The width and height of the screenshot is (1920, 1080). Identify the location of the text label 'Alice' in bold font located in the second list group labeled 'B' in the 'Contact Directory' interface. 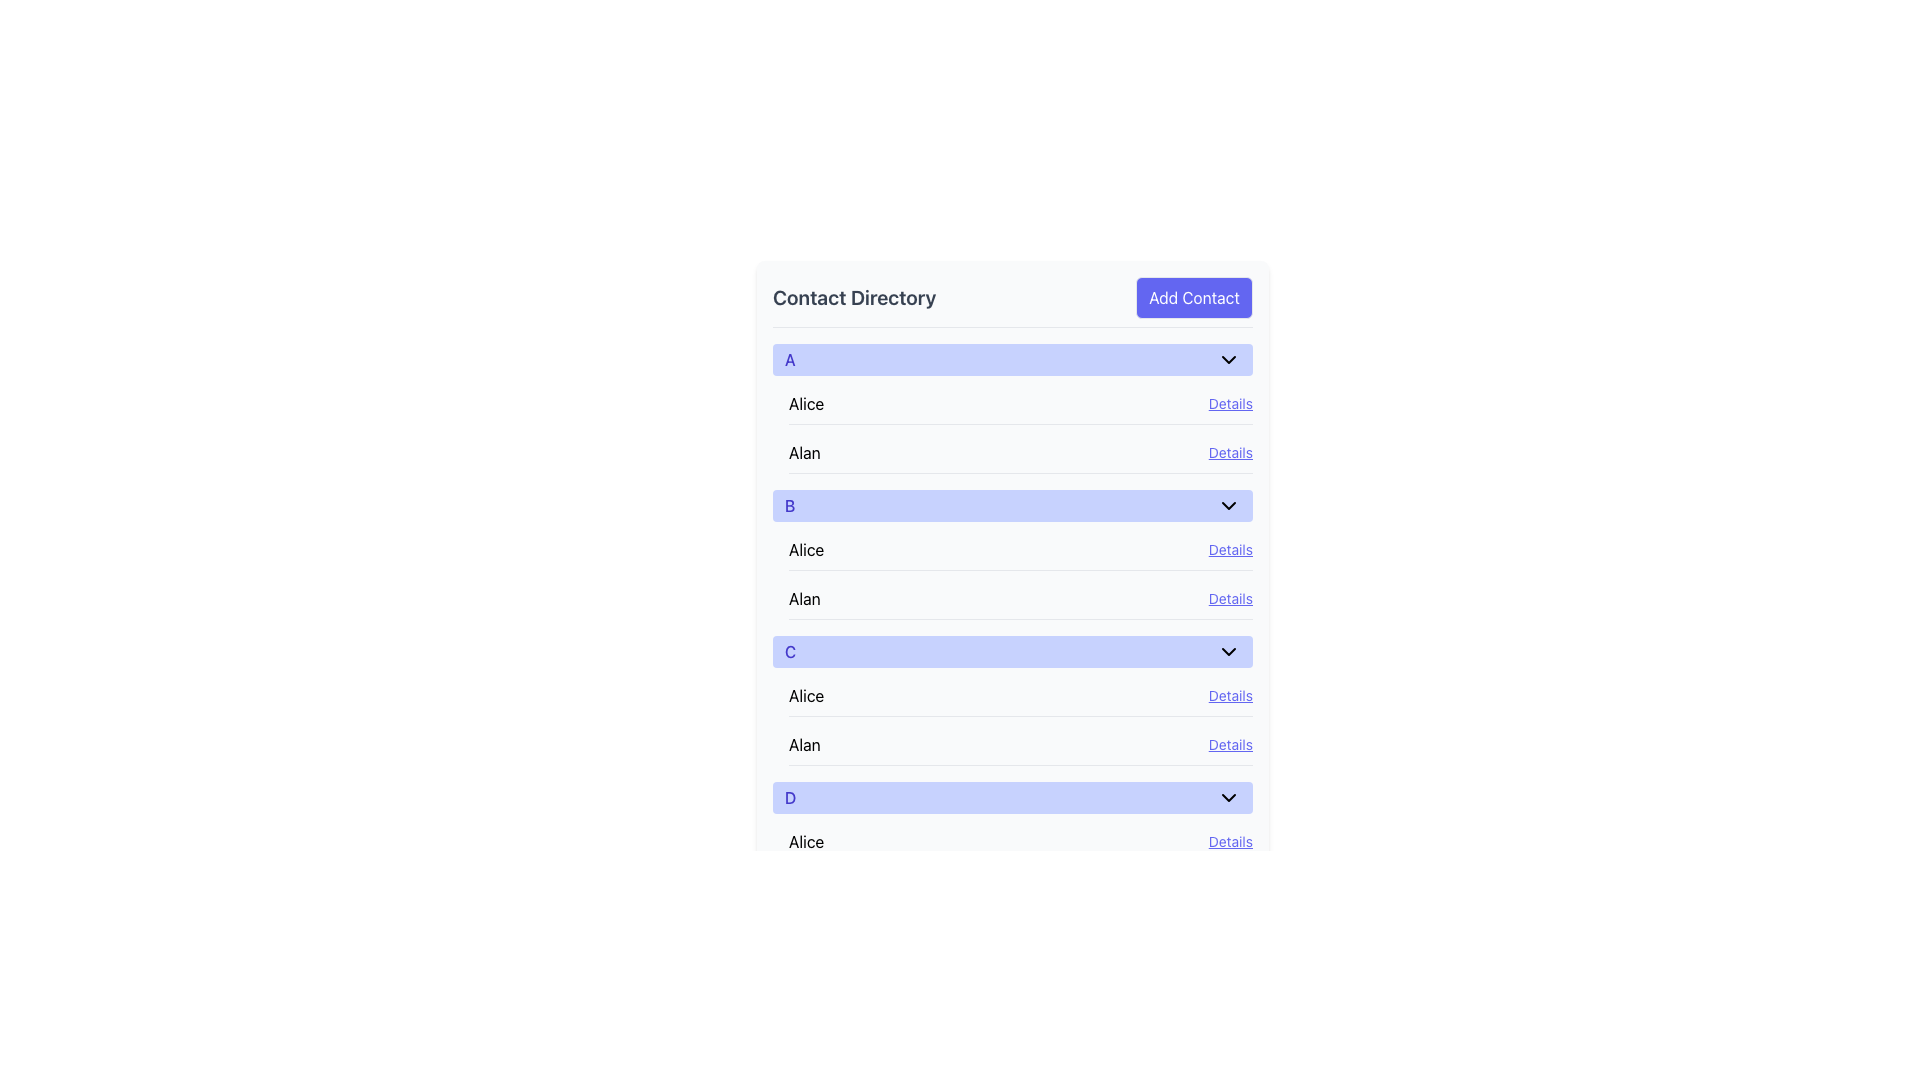
(806, 550).